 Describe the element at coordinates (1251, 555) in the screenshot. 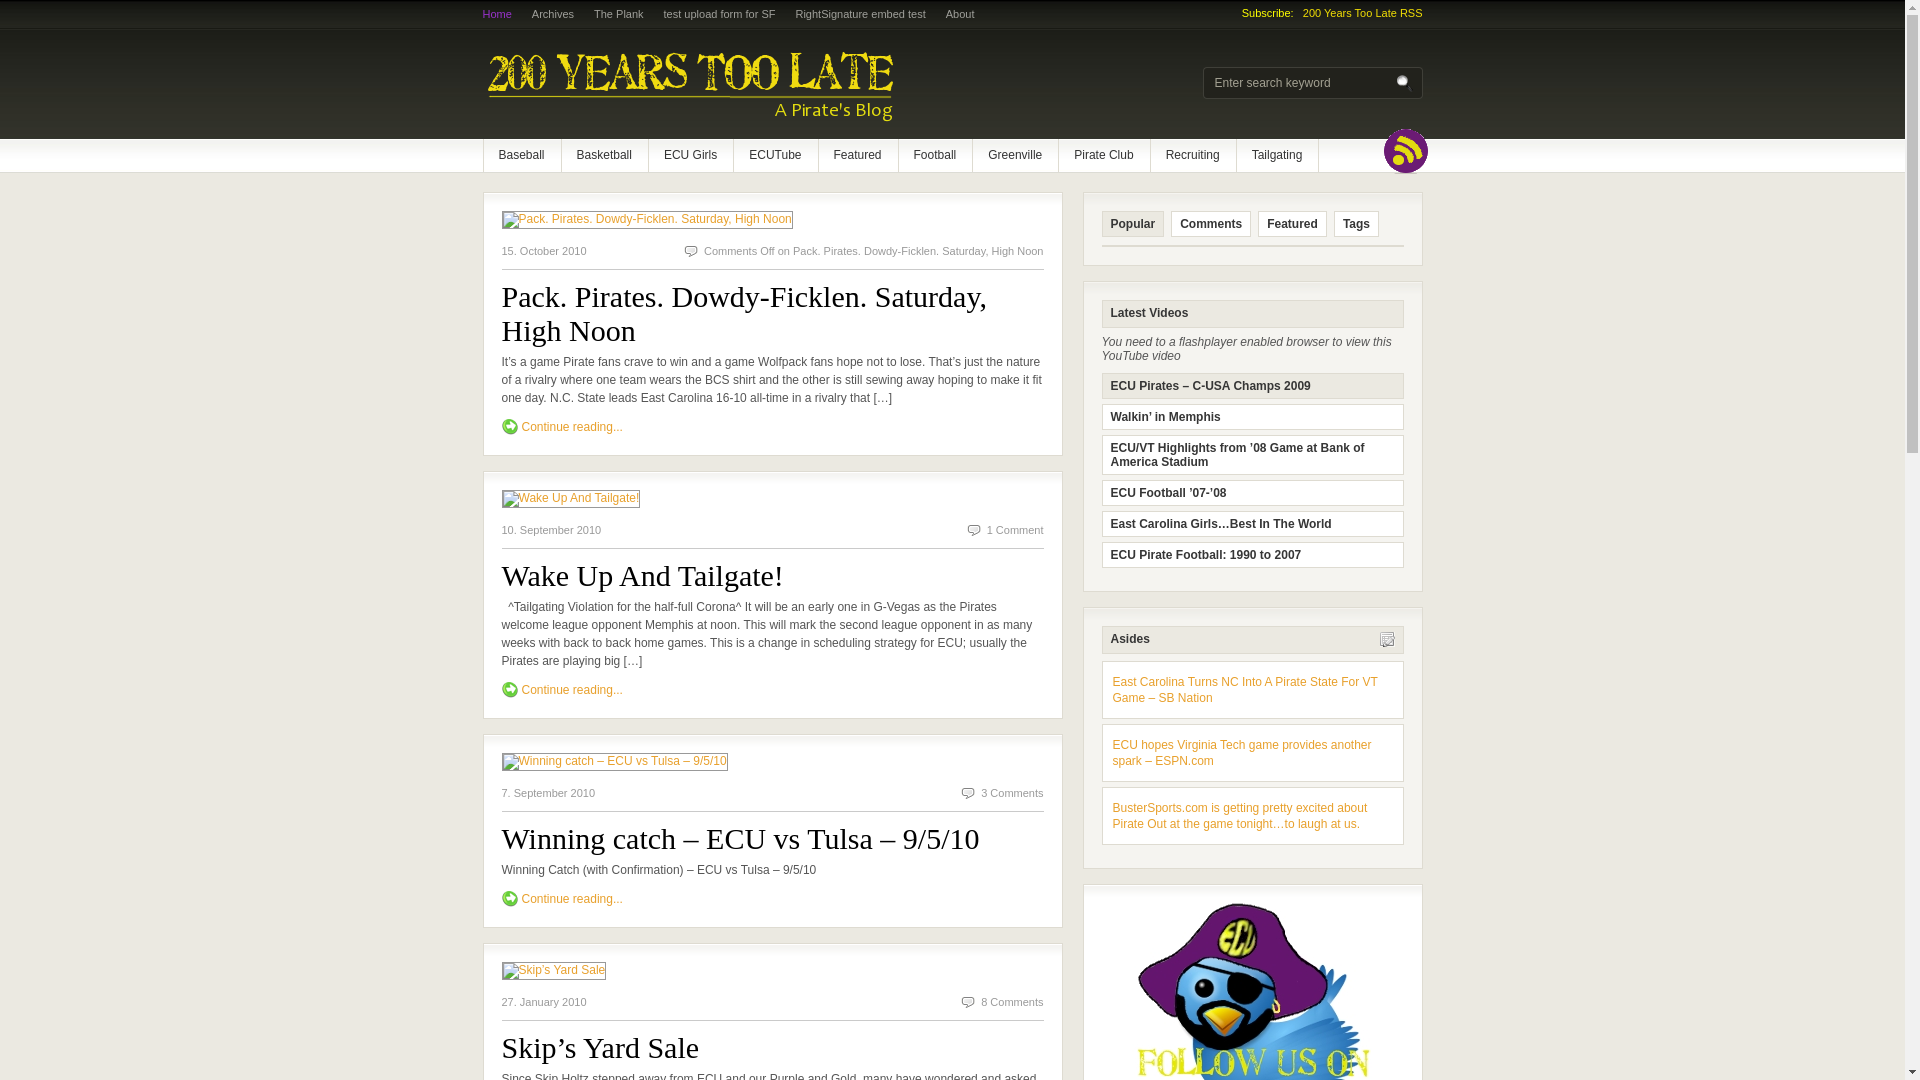

I see `'ECU Pirate Football: 1990 to 2007'` at that location.